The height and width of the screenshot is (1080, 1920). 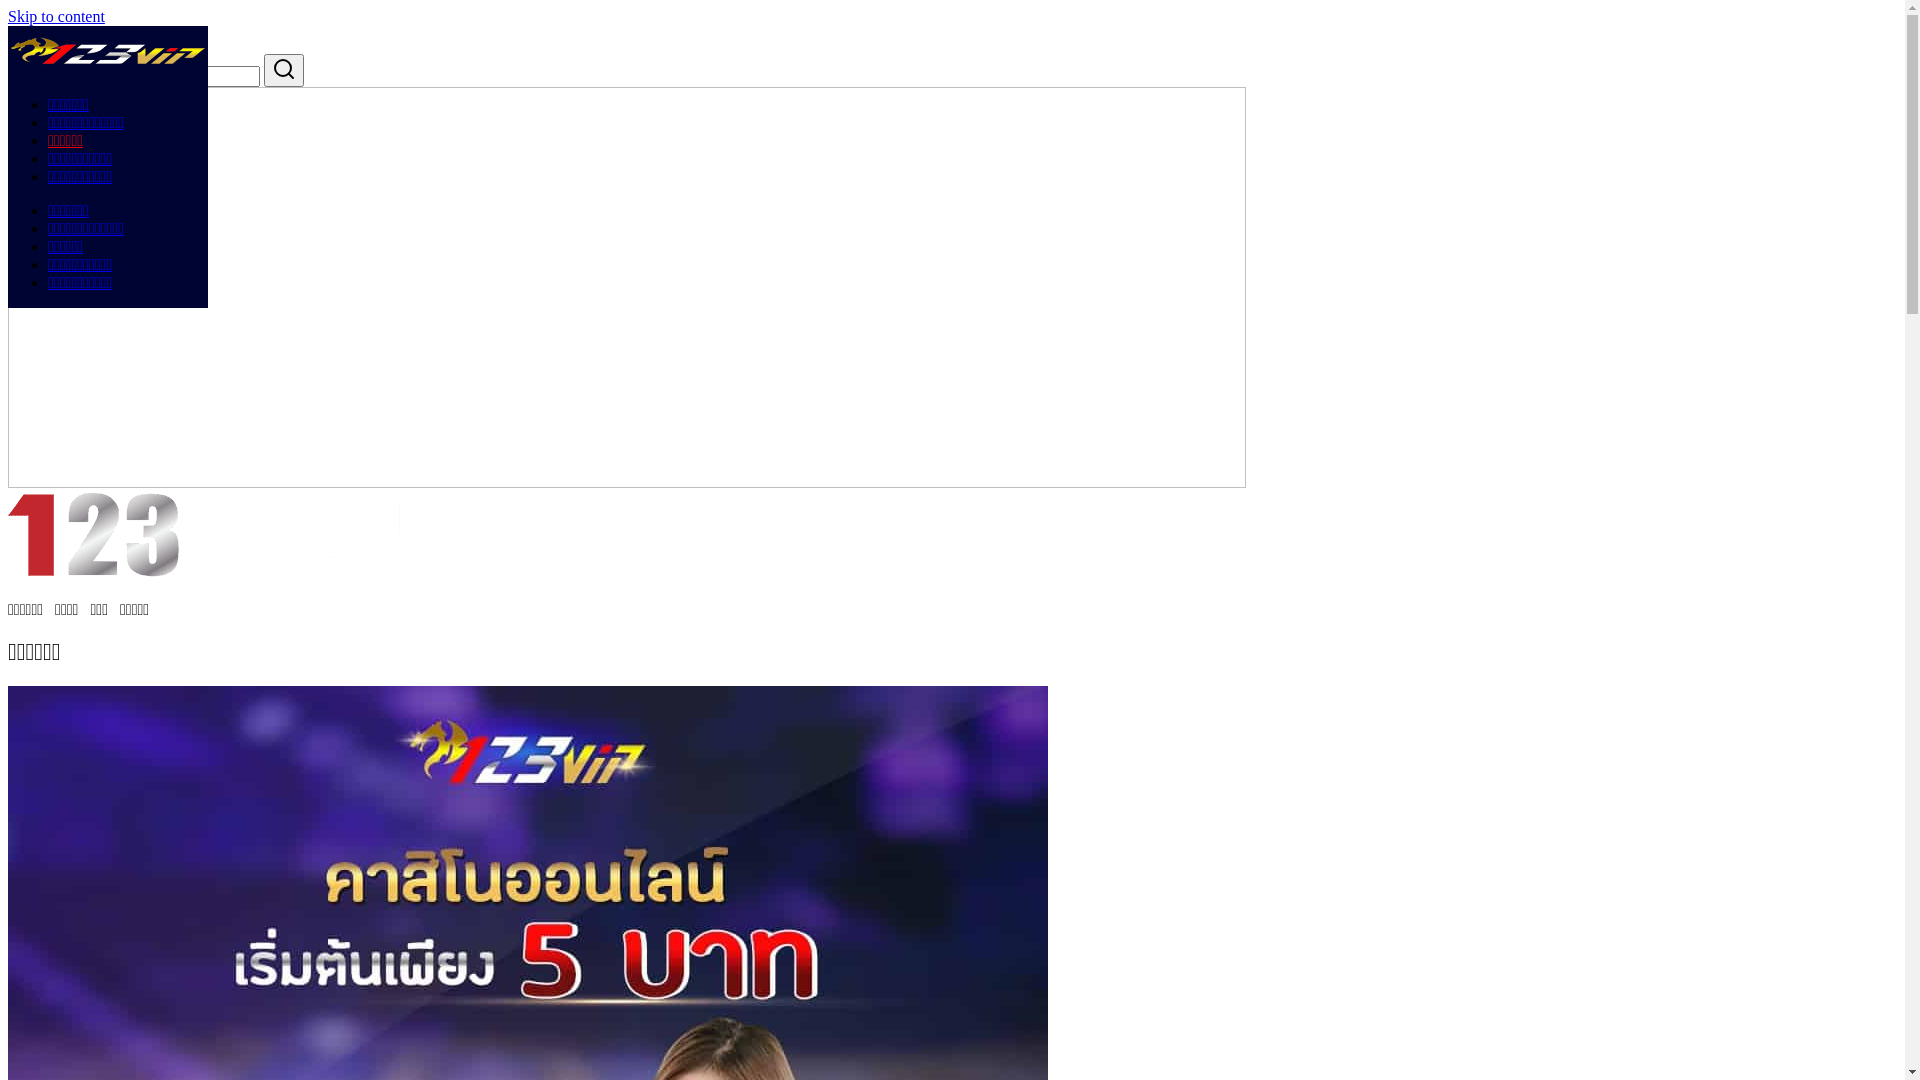 I want to click on 'Skip to content', so click(x=56, y=16).